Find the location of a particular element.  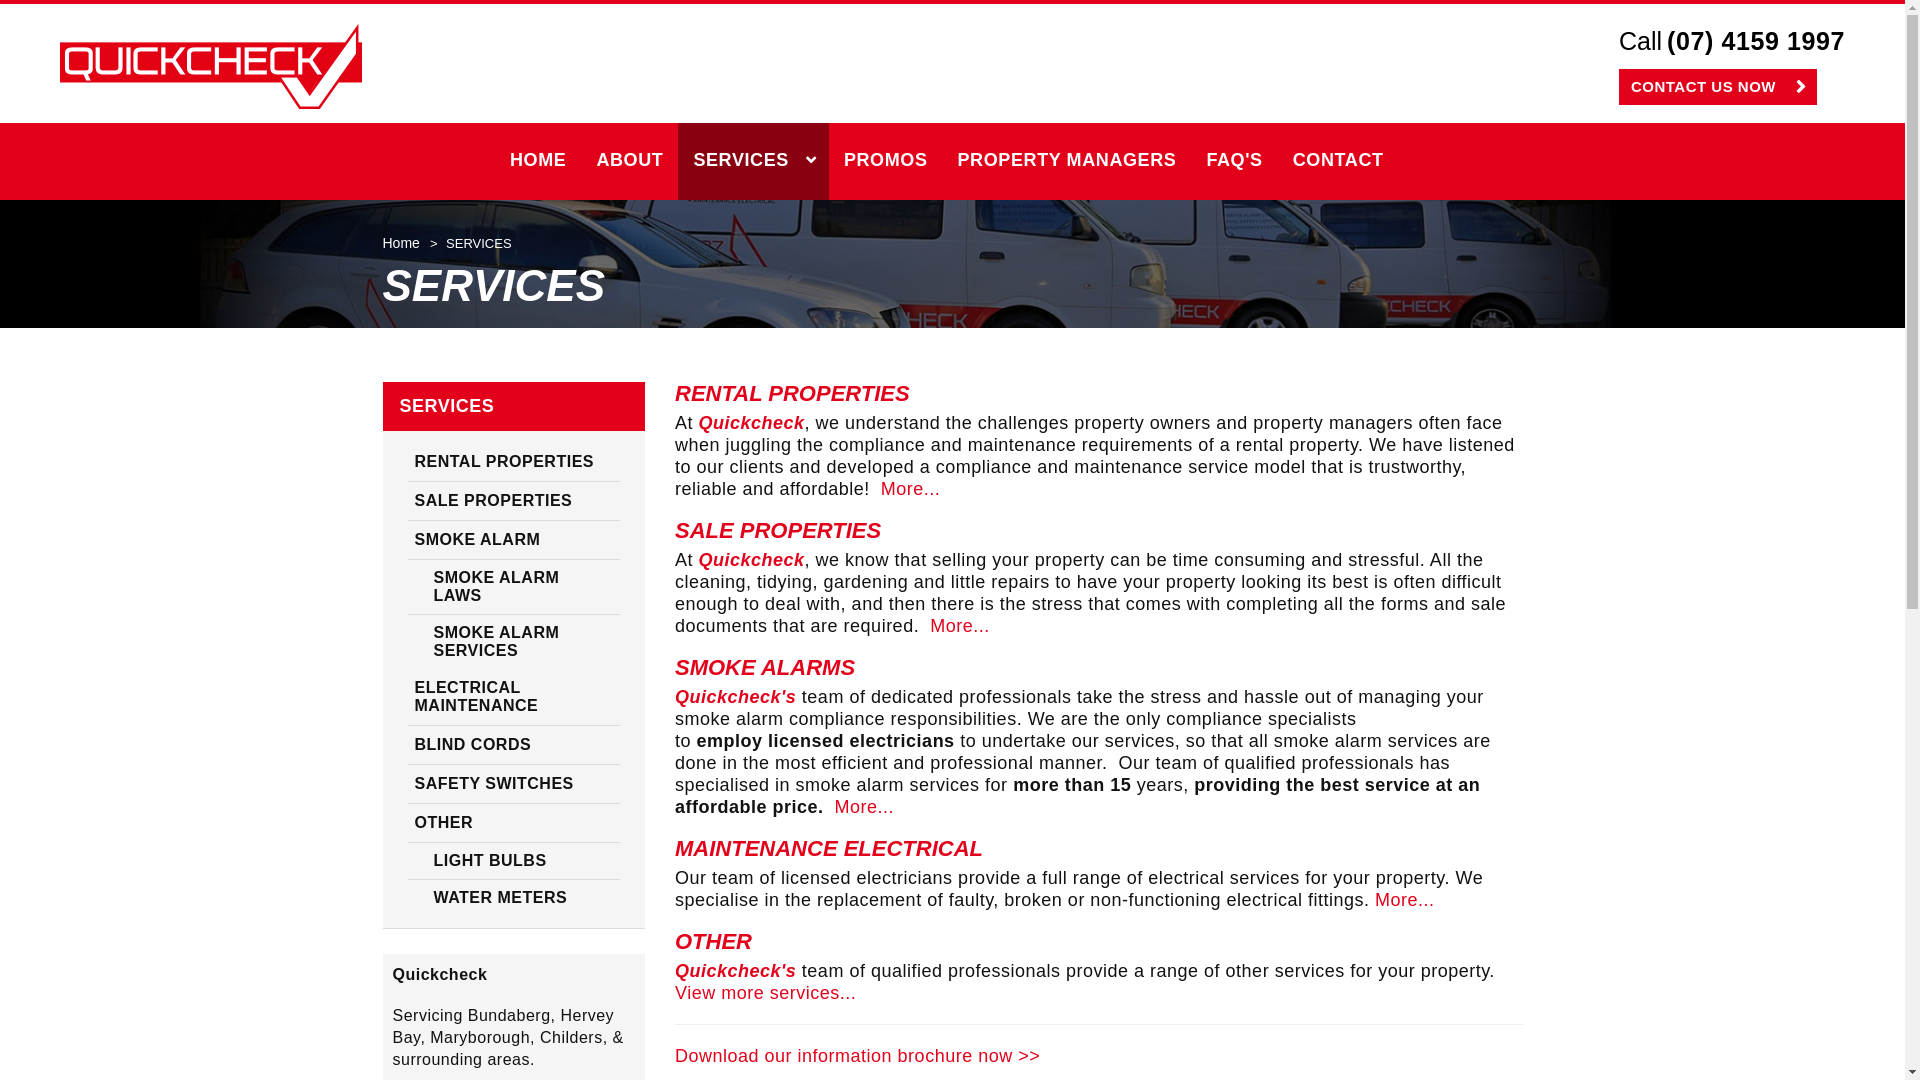

'SMOKE ALARM SERVICES' is located at coordinates (514, 641).